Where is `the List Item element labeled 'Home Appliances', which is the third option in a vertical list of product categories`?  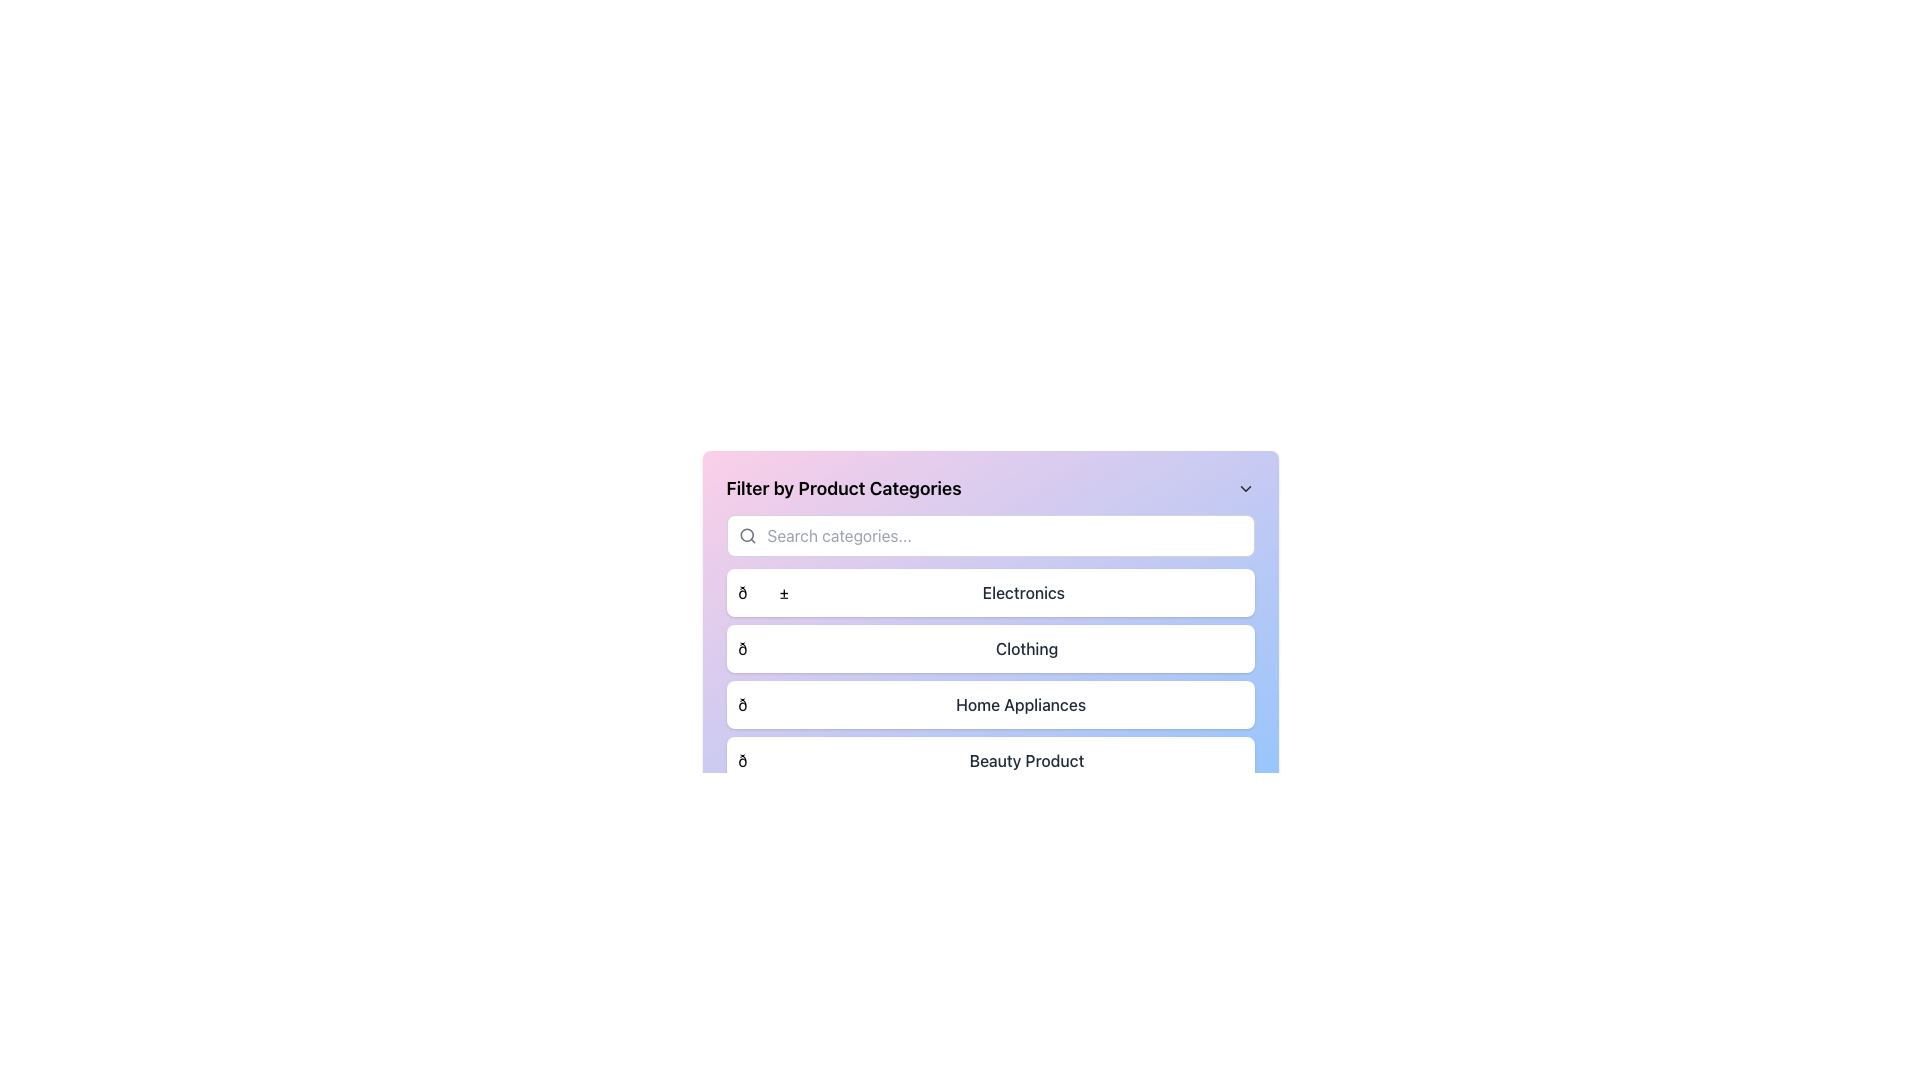 the List Item element labeled 'Home Appliances', which is the third option in a vertical list of product categories is located at coordinates (990, 704).